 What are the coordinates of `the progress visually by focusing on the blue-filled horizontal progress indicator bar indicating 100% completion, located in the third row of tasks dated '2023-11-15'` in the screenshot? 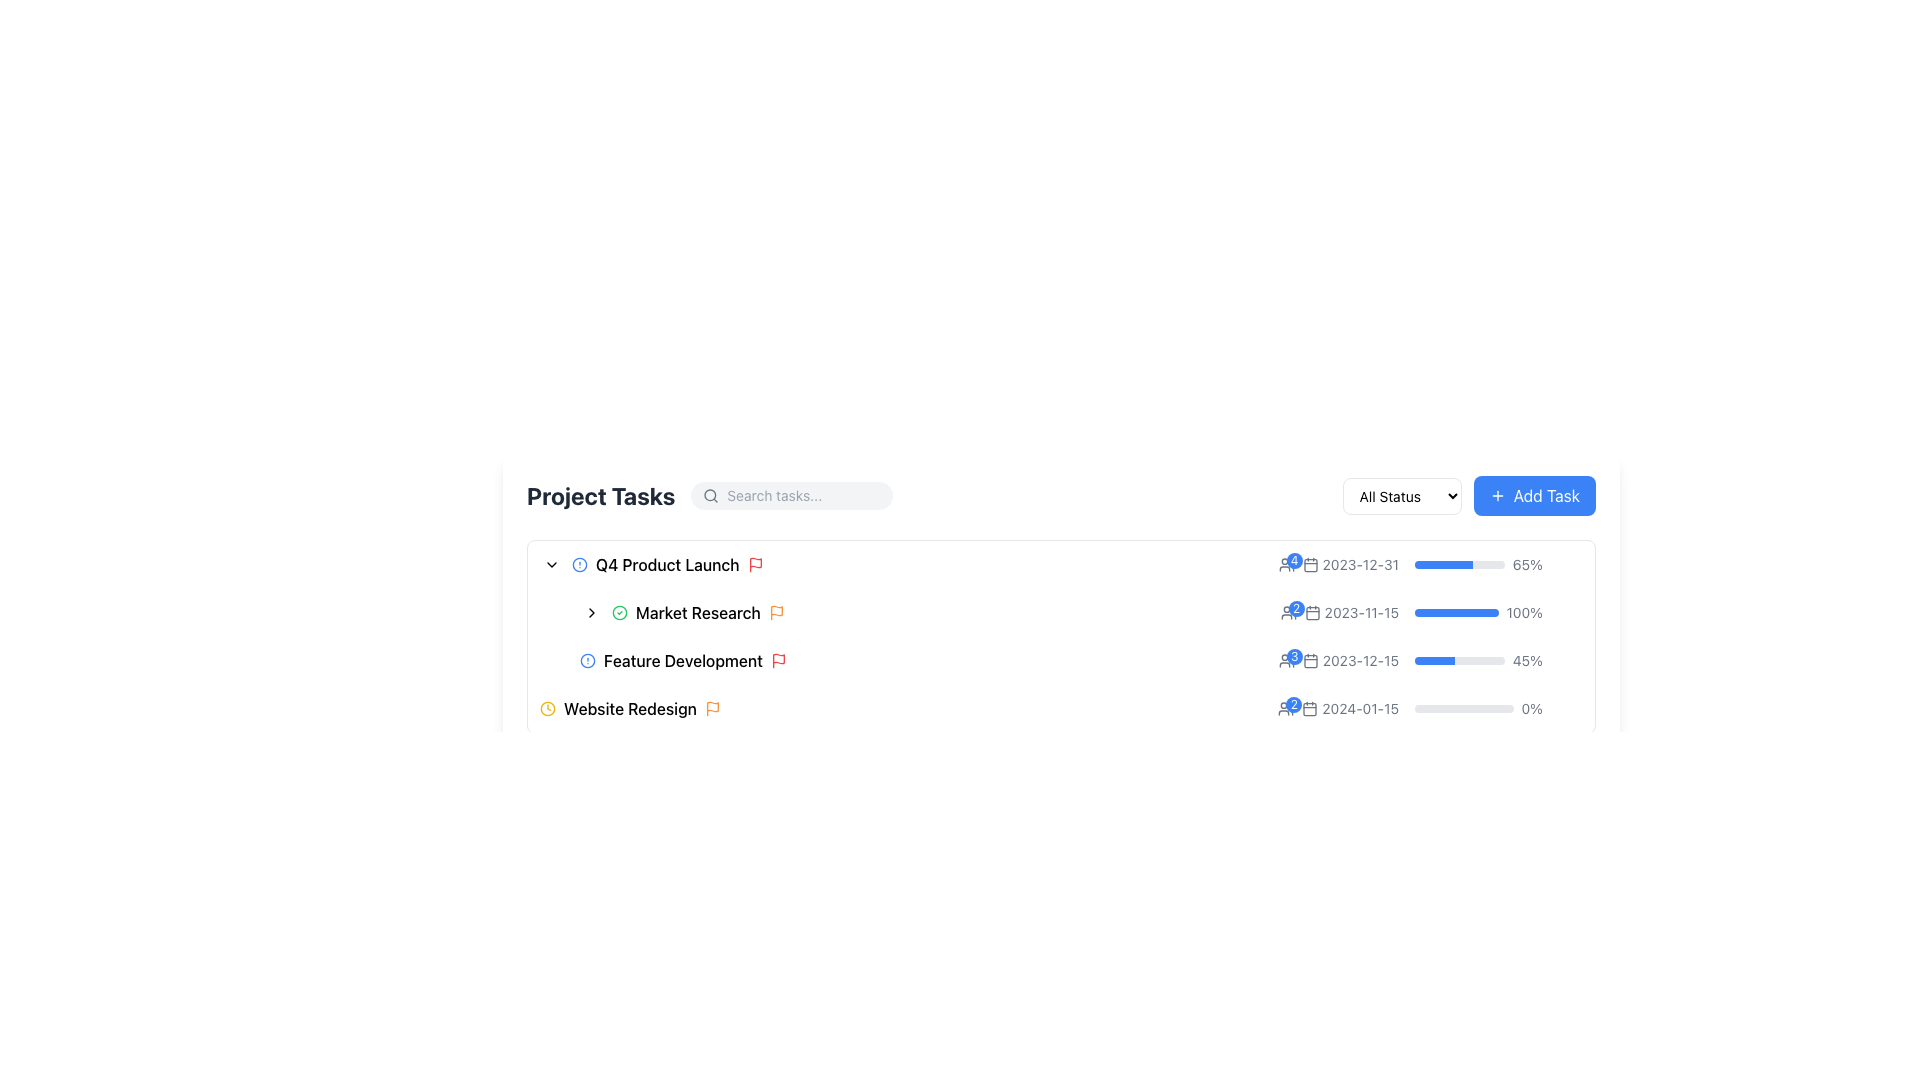 It's located at (1456, 612).